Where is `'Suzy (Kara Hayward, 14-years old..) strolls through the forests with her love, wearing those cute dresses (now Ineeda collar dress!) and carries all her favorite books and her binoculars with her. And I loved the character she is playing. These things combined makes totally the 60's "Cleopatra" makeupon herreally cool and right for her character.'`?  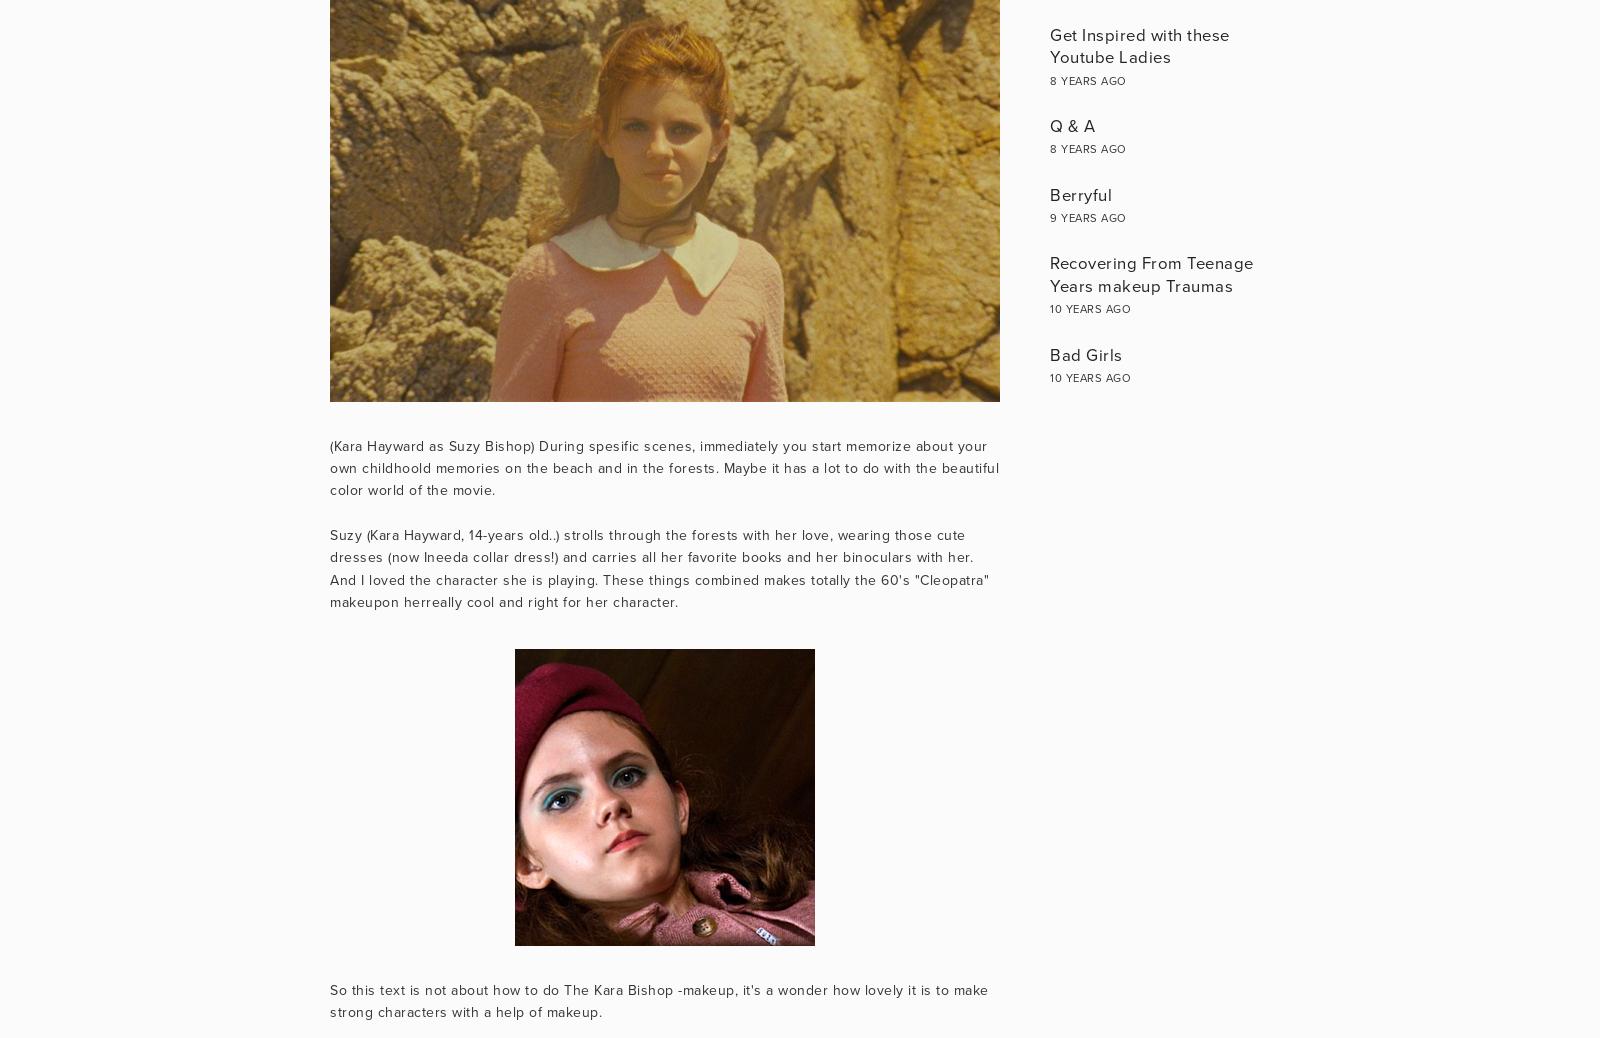 'Suzy (Kara Hayward, 14-years old..) strolls through the forests with her love, wearing those cute dresses (now Ineeda collar dress!) and carries all her favorite books and her binoculars with her. And I loved the character she is playing. These things combined makes totally the 60's "Cleopatra" makeupon herreally cool and right for her character.' is located at coordinates (329, 568).